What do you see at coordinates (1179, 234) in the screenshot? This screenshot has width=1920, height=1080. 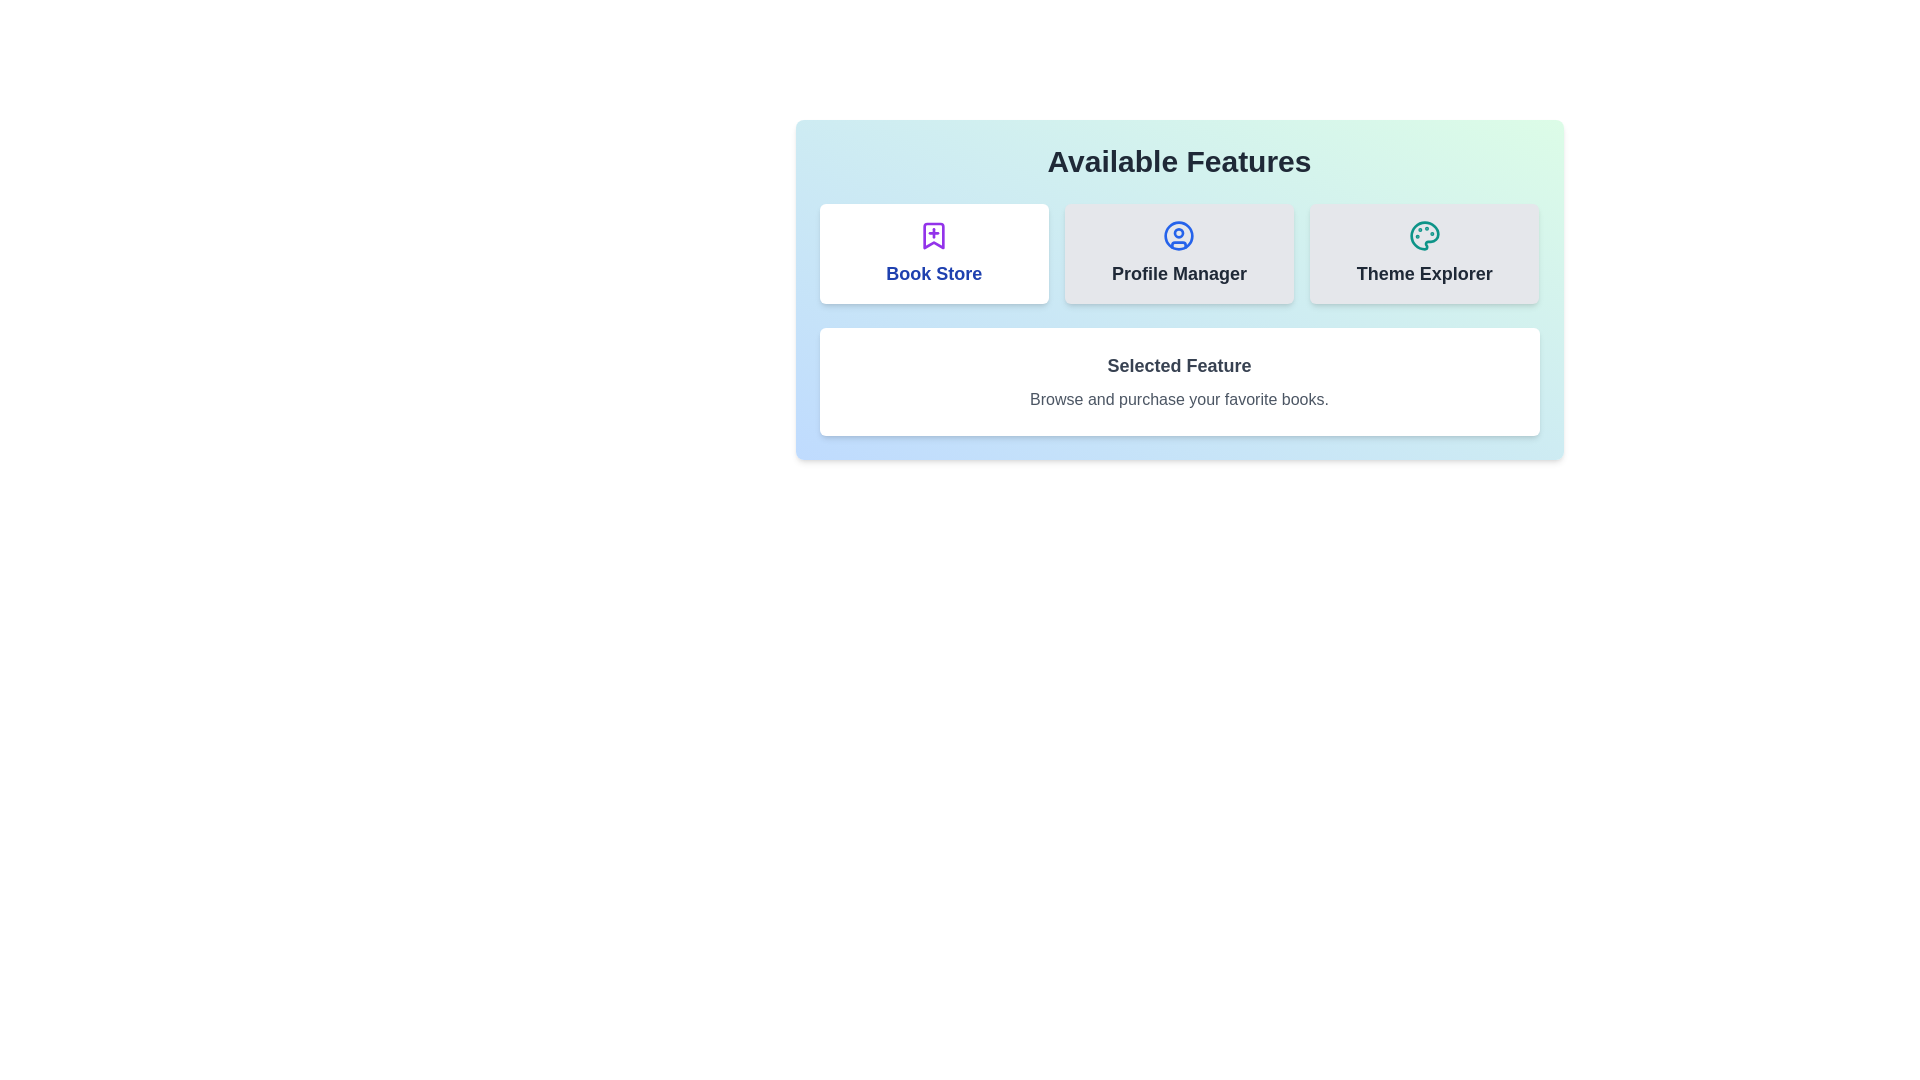 I see `the blue-outlined circle that represents the outer boundary of the Profile Manager icon in the user profile section of the feature selection panel` at bounding box center [1179, 234].